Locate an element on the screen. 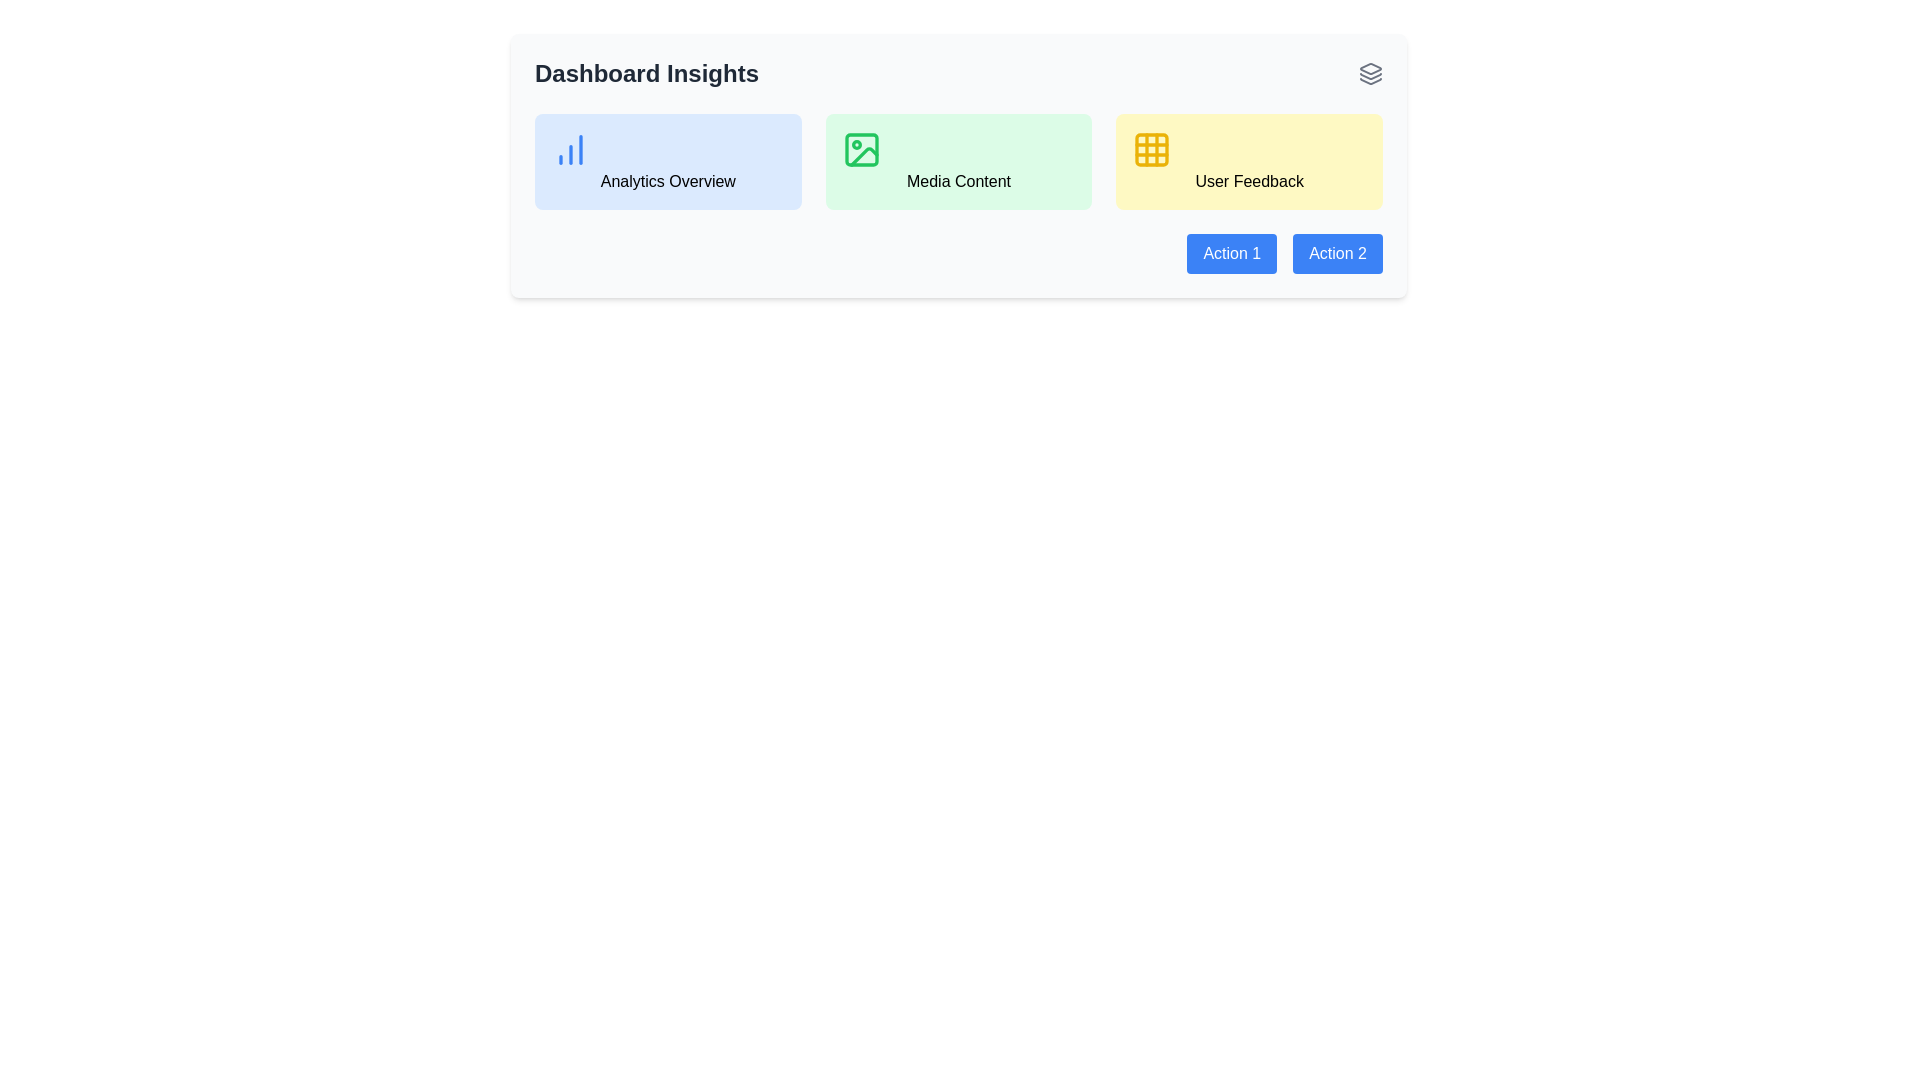 The height and width of the screenshot is (1080, 1920). the central rectangular graphic element in the 'User Feedback' section of the dashboard insights interface, which is part of a 3x3 grid pattern is located at coordinates (1152, 149).